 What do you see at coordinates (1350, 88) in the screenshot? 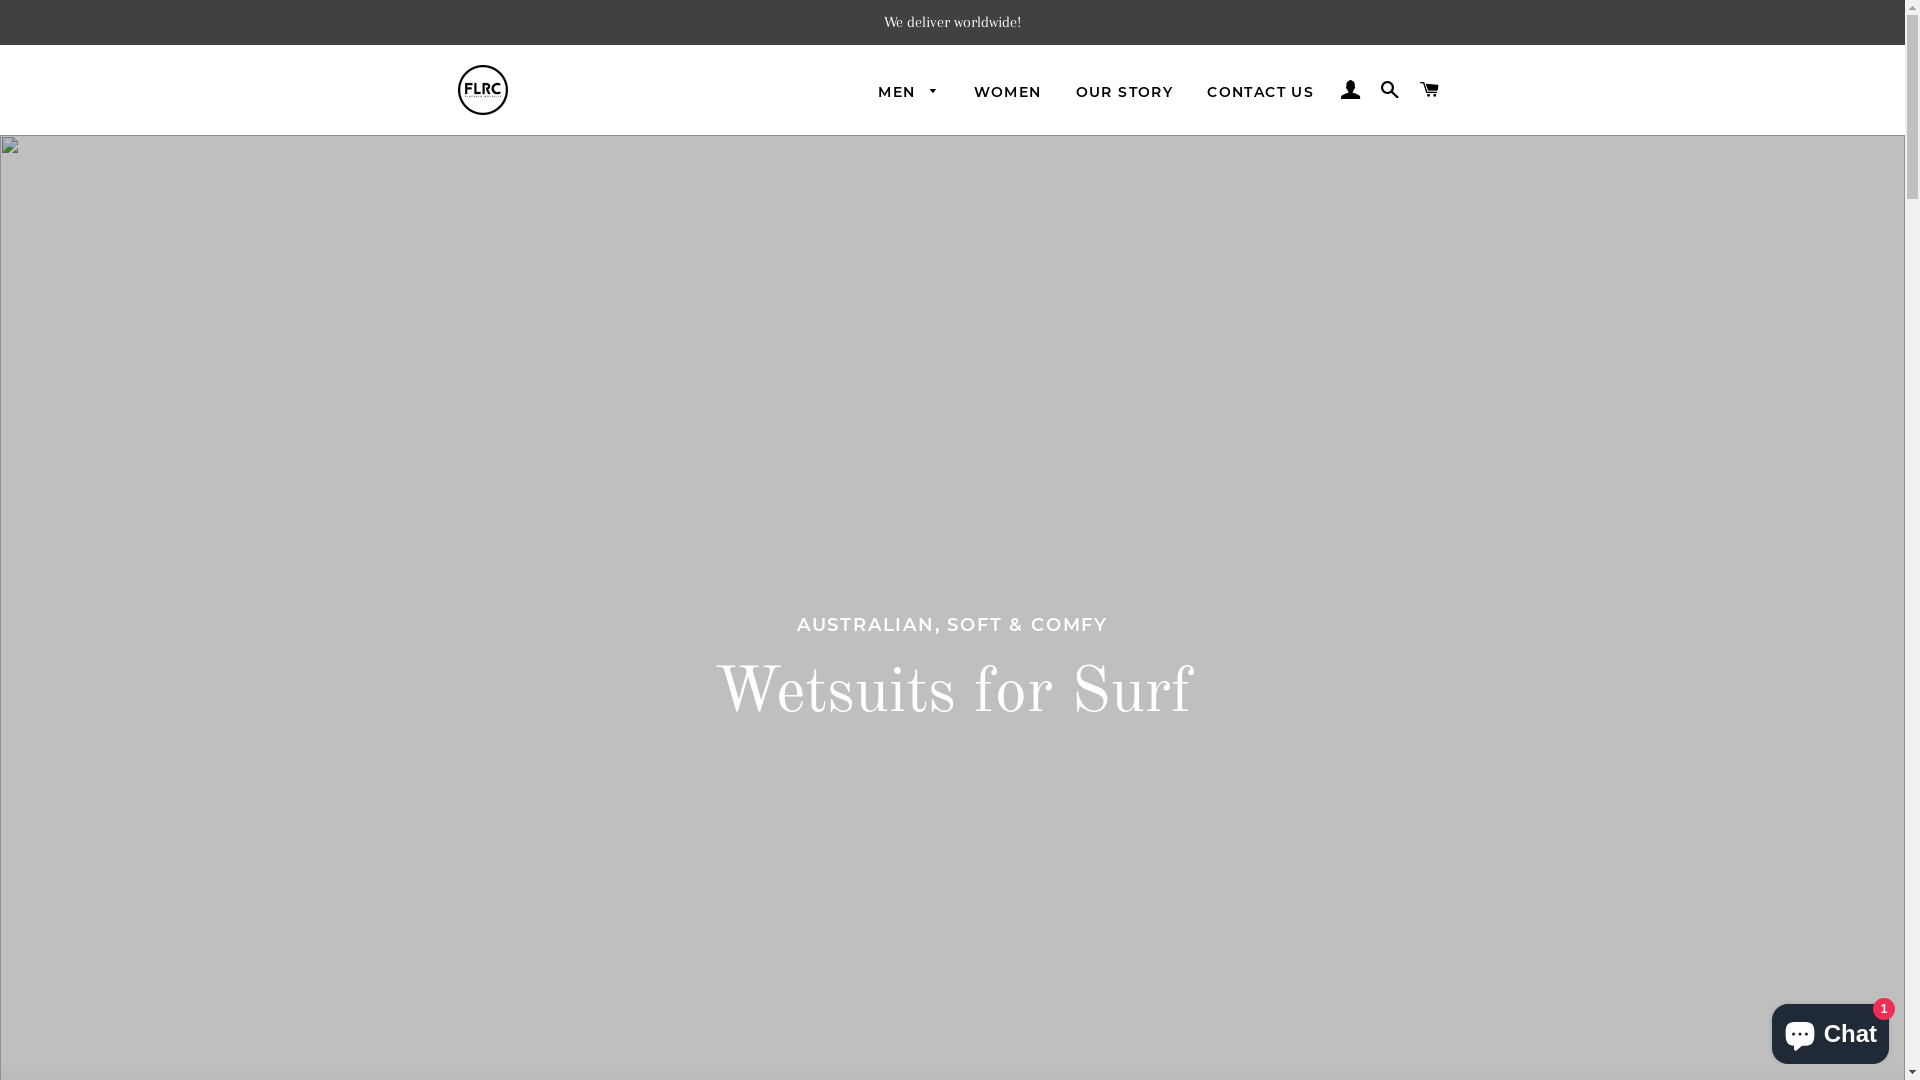
I see `'LOG IN'` at bounding box center [1350, 88].